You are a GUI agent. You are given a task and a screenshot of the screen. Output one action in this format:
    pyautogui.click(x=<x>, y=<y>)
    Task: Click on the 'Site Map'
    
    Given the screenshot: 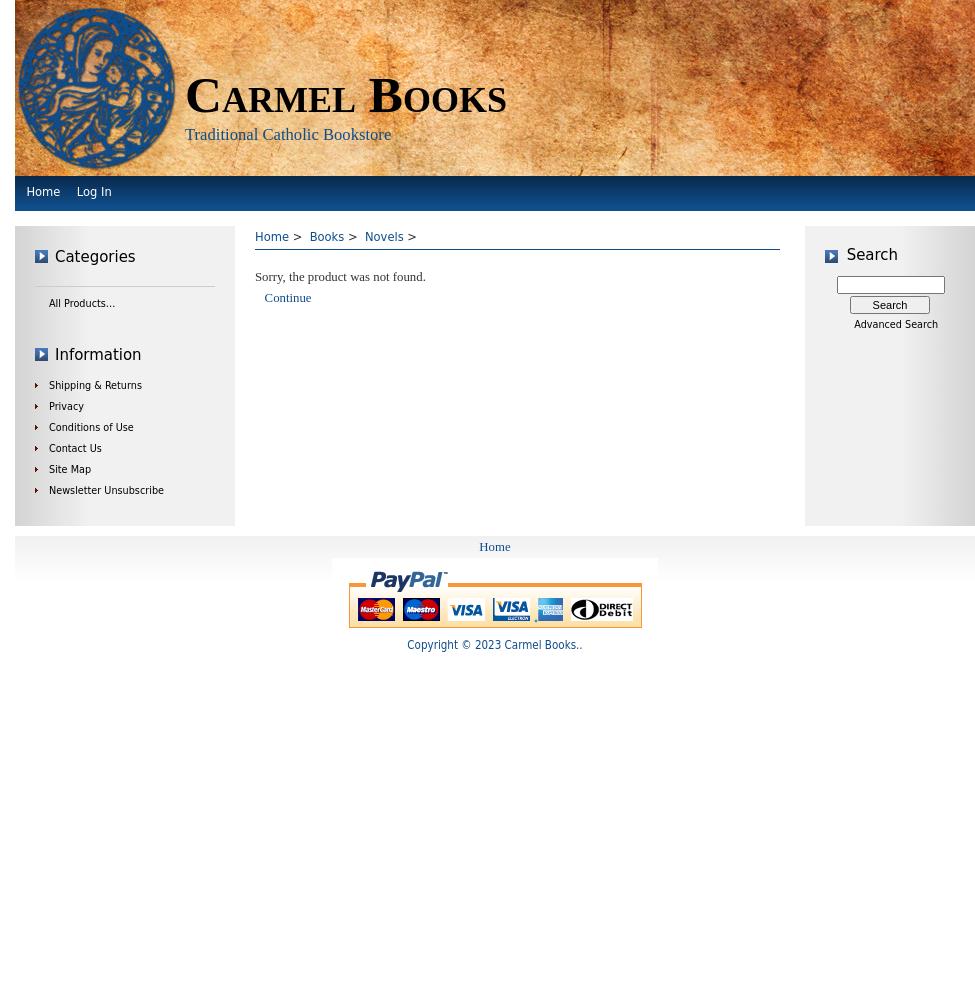 What is the action you would take?
    pyautogui.click(x=70, y=468)
    